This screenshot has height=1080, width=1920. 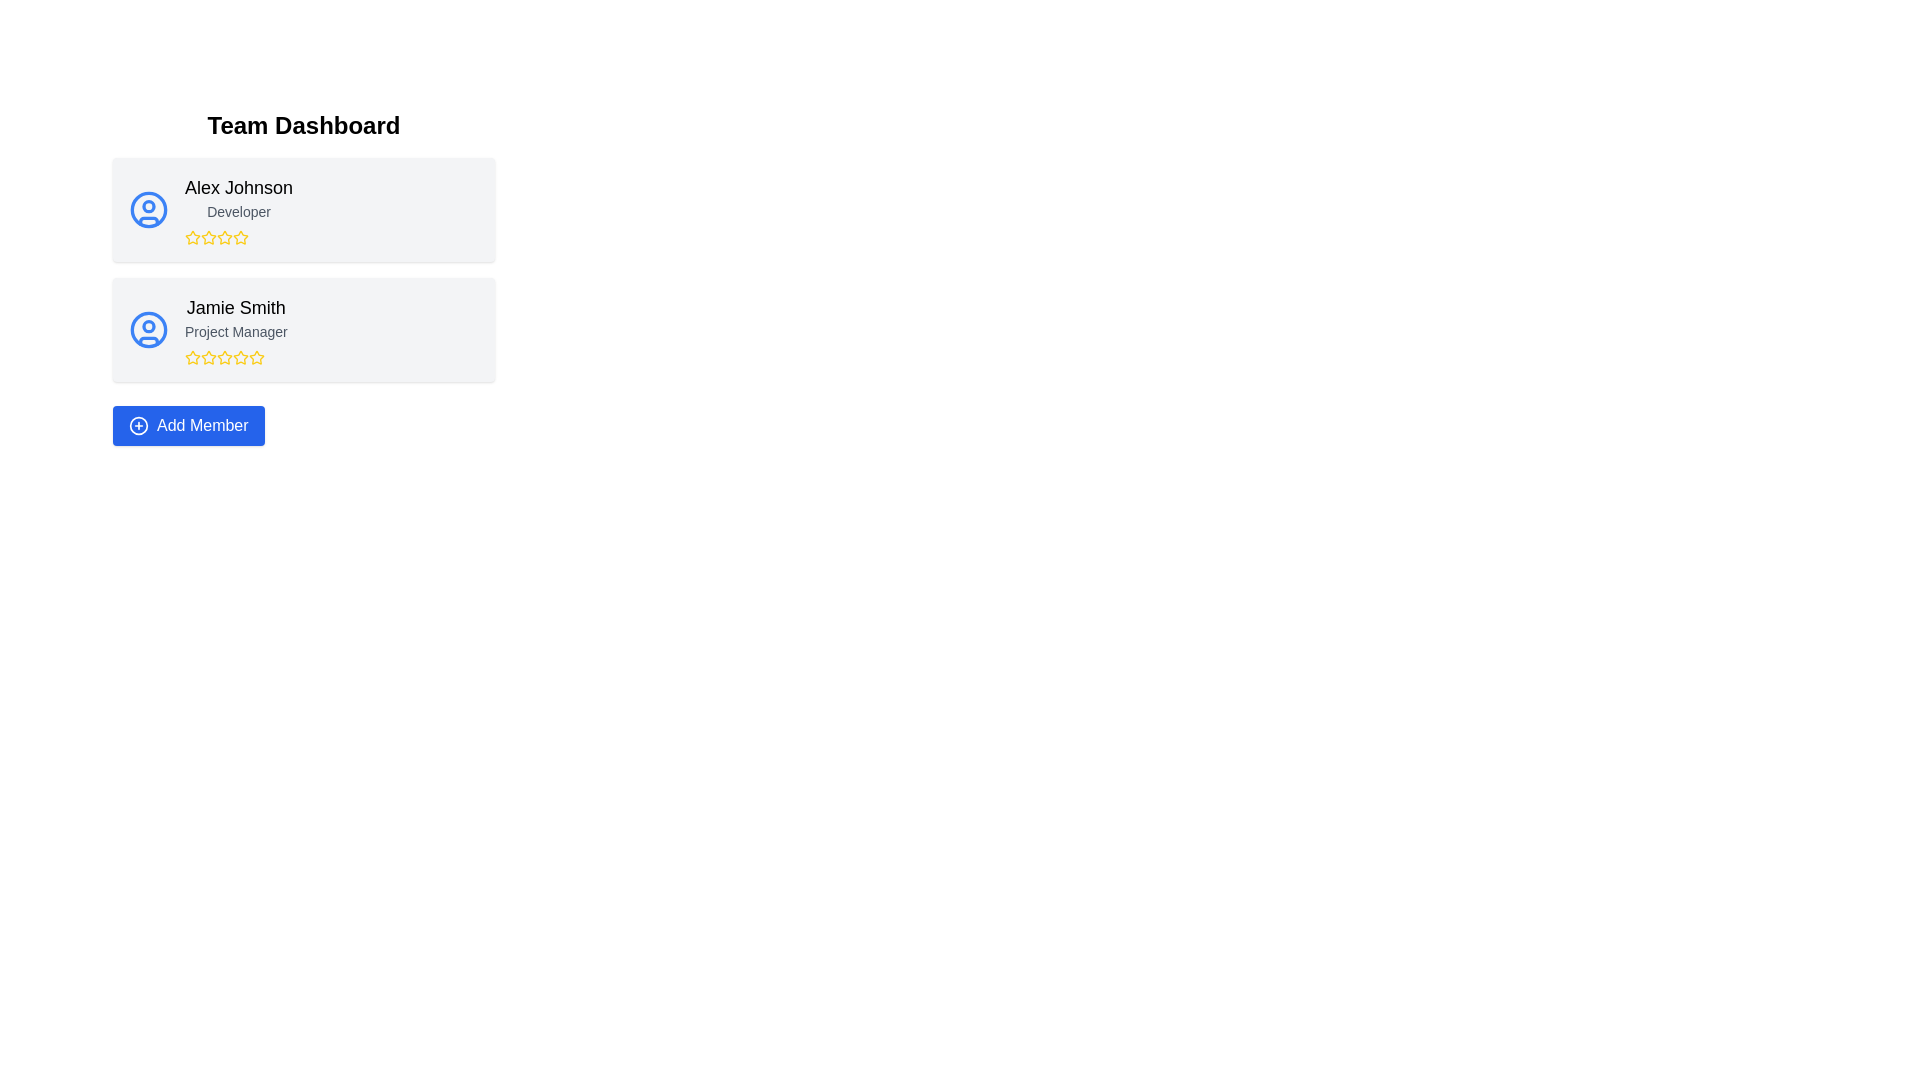 I want to click on the first yellow rating star icon located under the 'Jamie Smith' profile card in the 'Team Dashboard' interface for interaction, so click(x=192, y=356).